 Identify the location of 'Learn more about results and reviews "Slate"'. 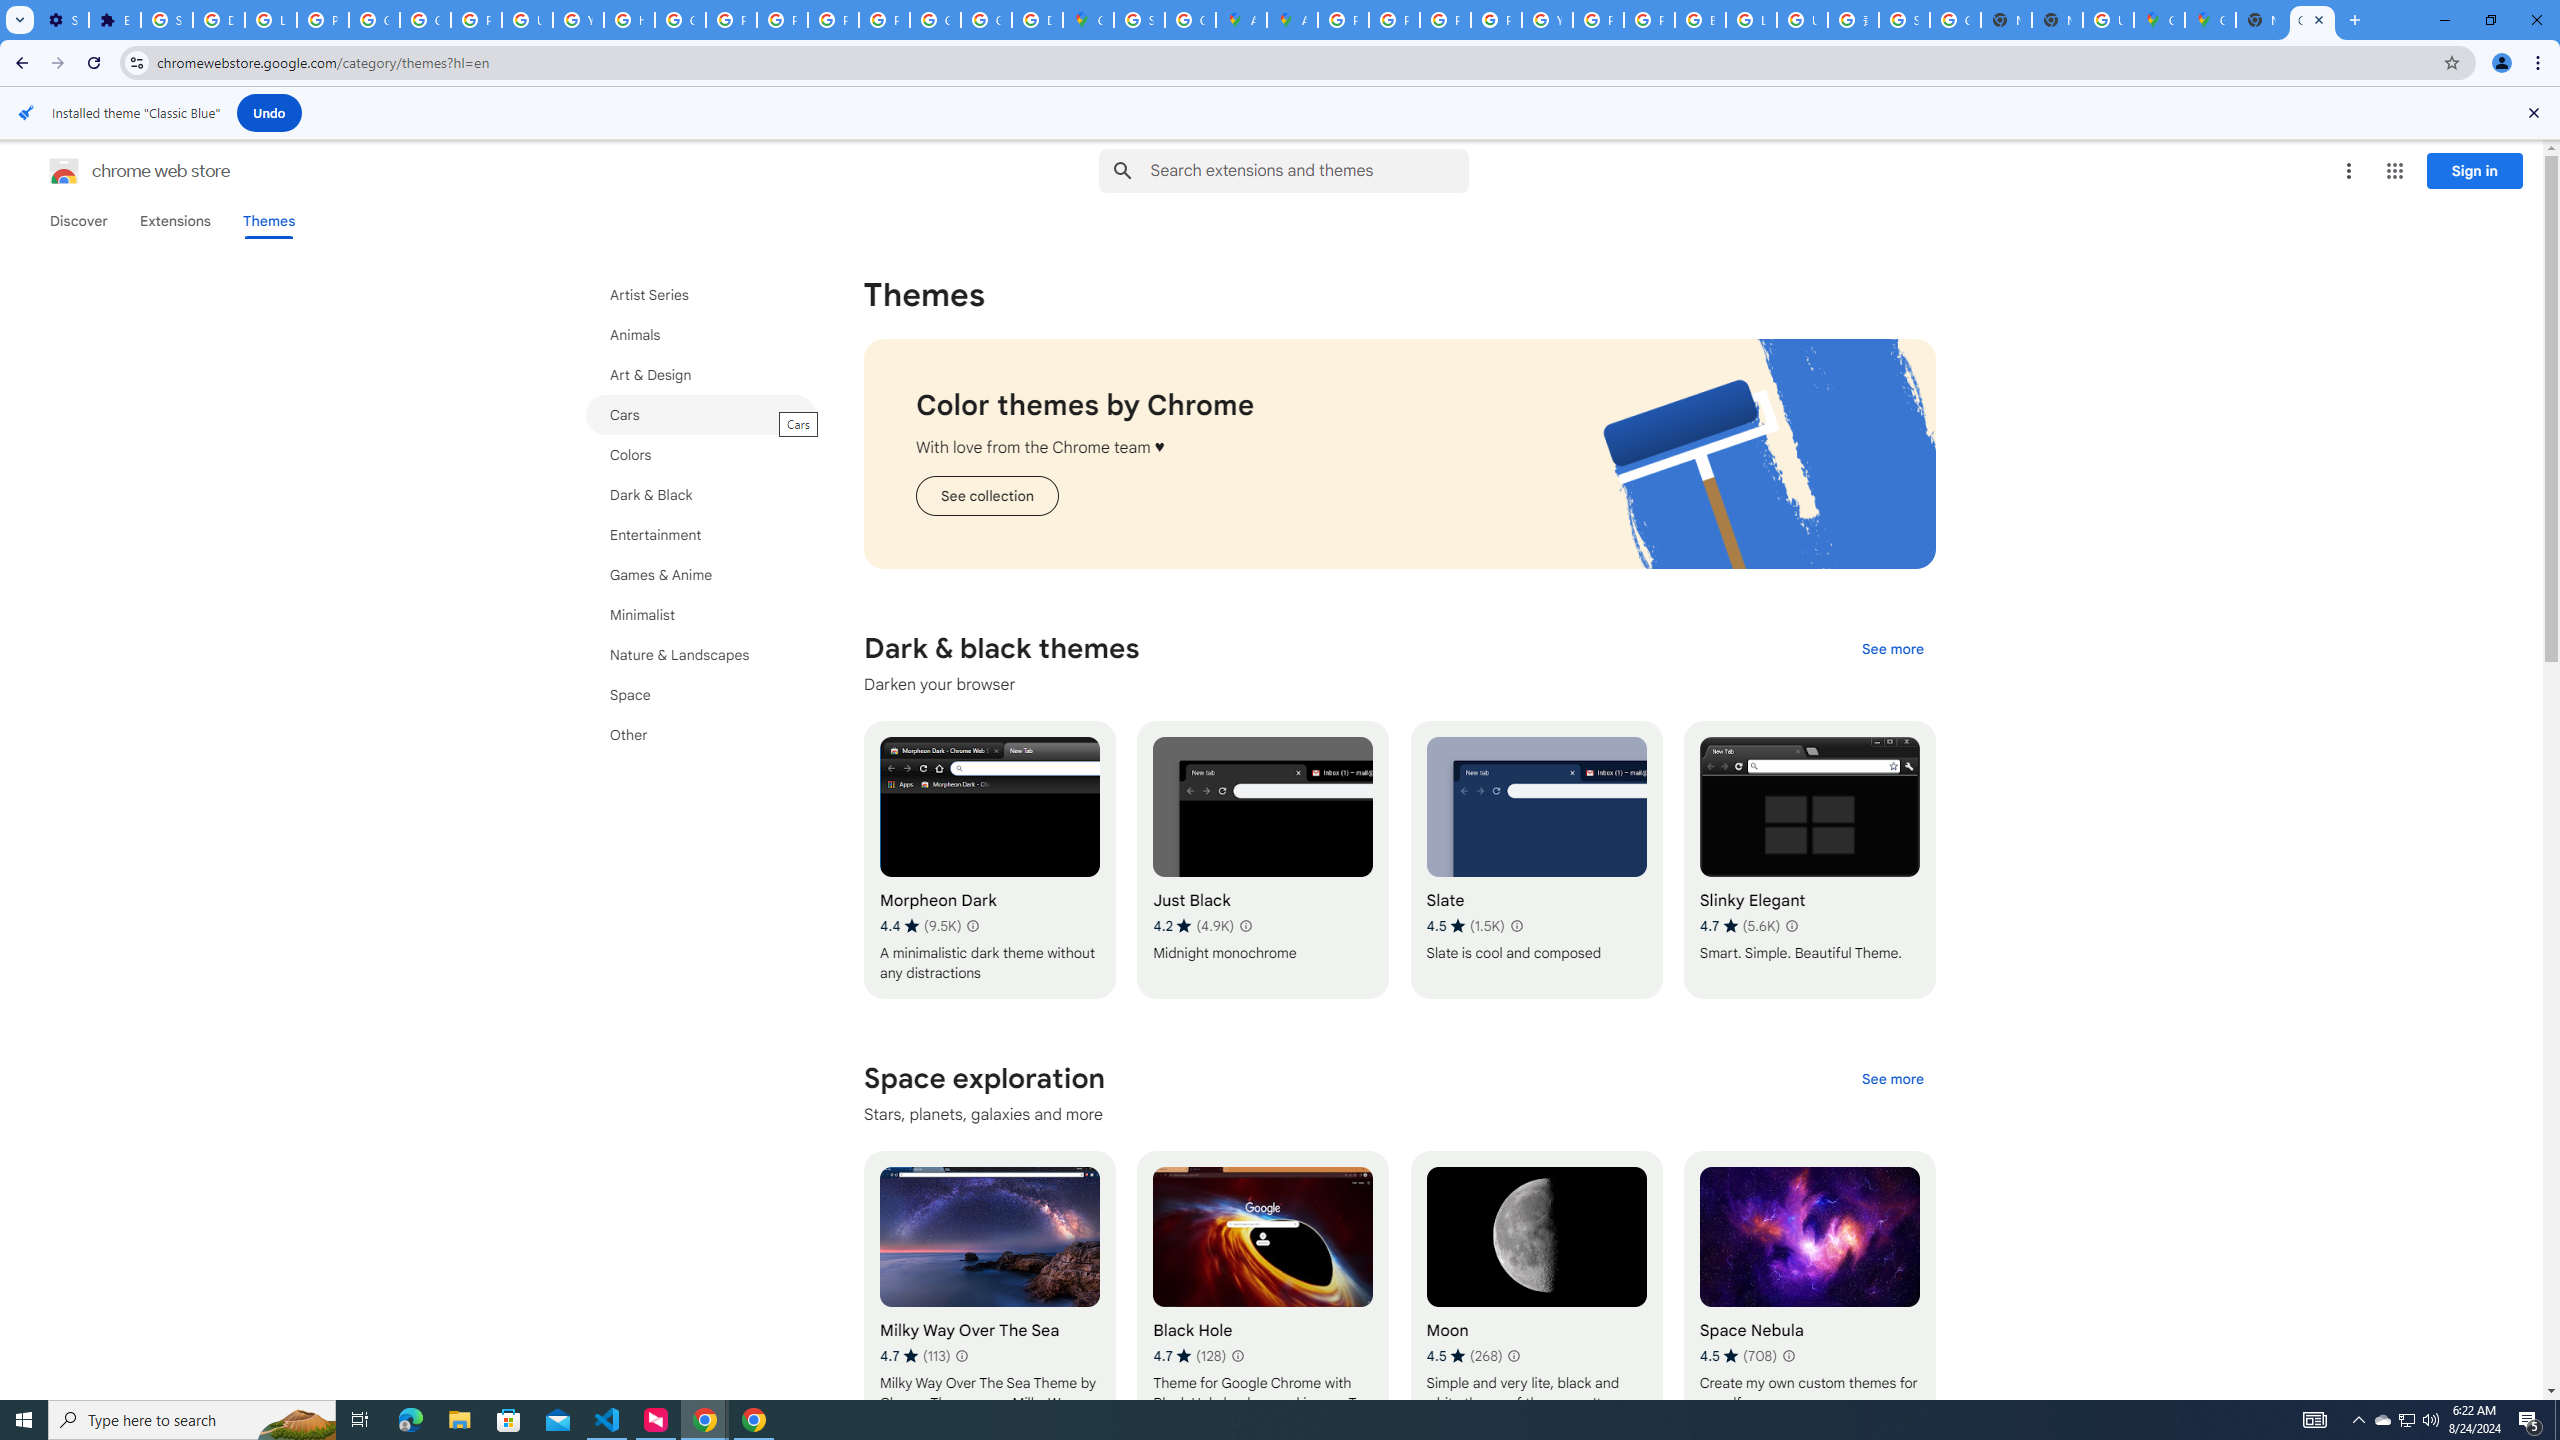
(1516, 924).